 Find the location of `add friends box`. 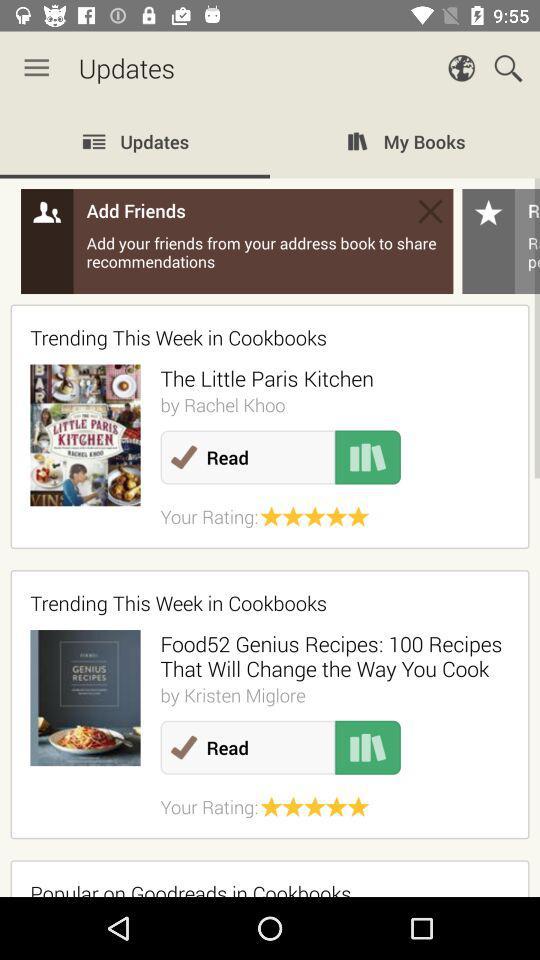

add friends box is located at coordinates (429, 211).